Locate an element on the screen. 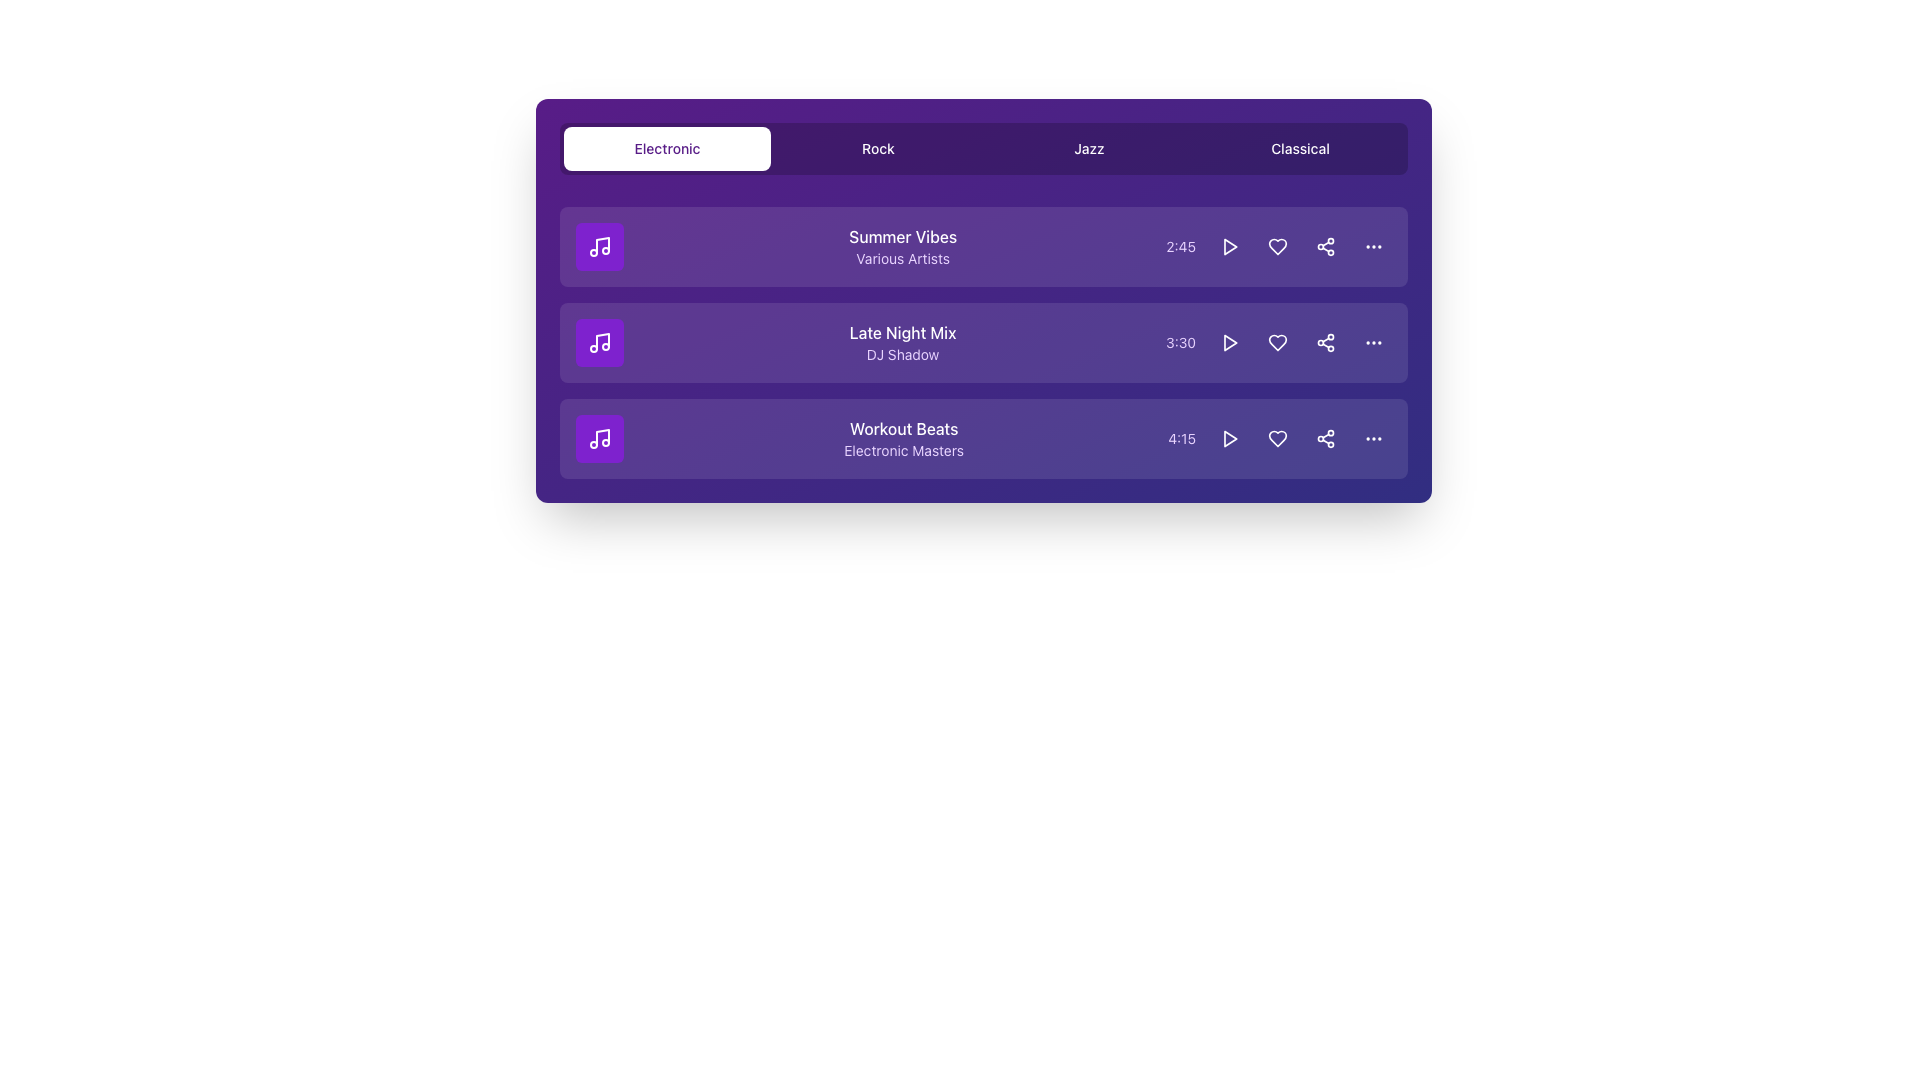 The width and height of the screenshot is (1920, 1080). the circular purple button with a play icon located is located at coordinates (1228, 438).